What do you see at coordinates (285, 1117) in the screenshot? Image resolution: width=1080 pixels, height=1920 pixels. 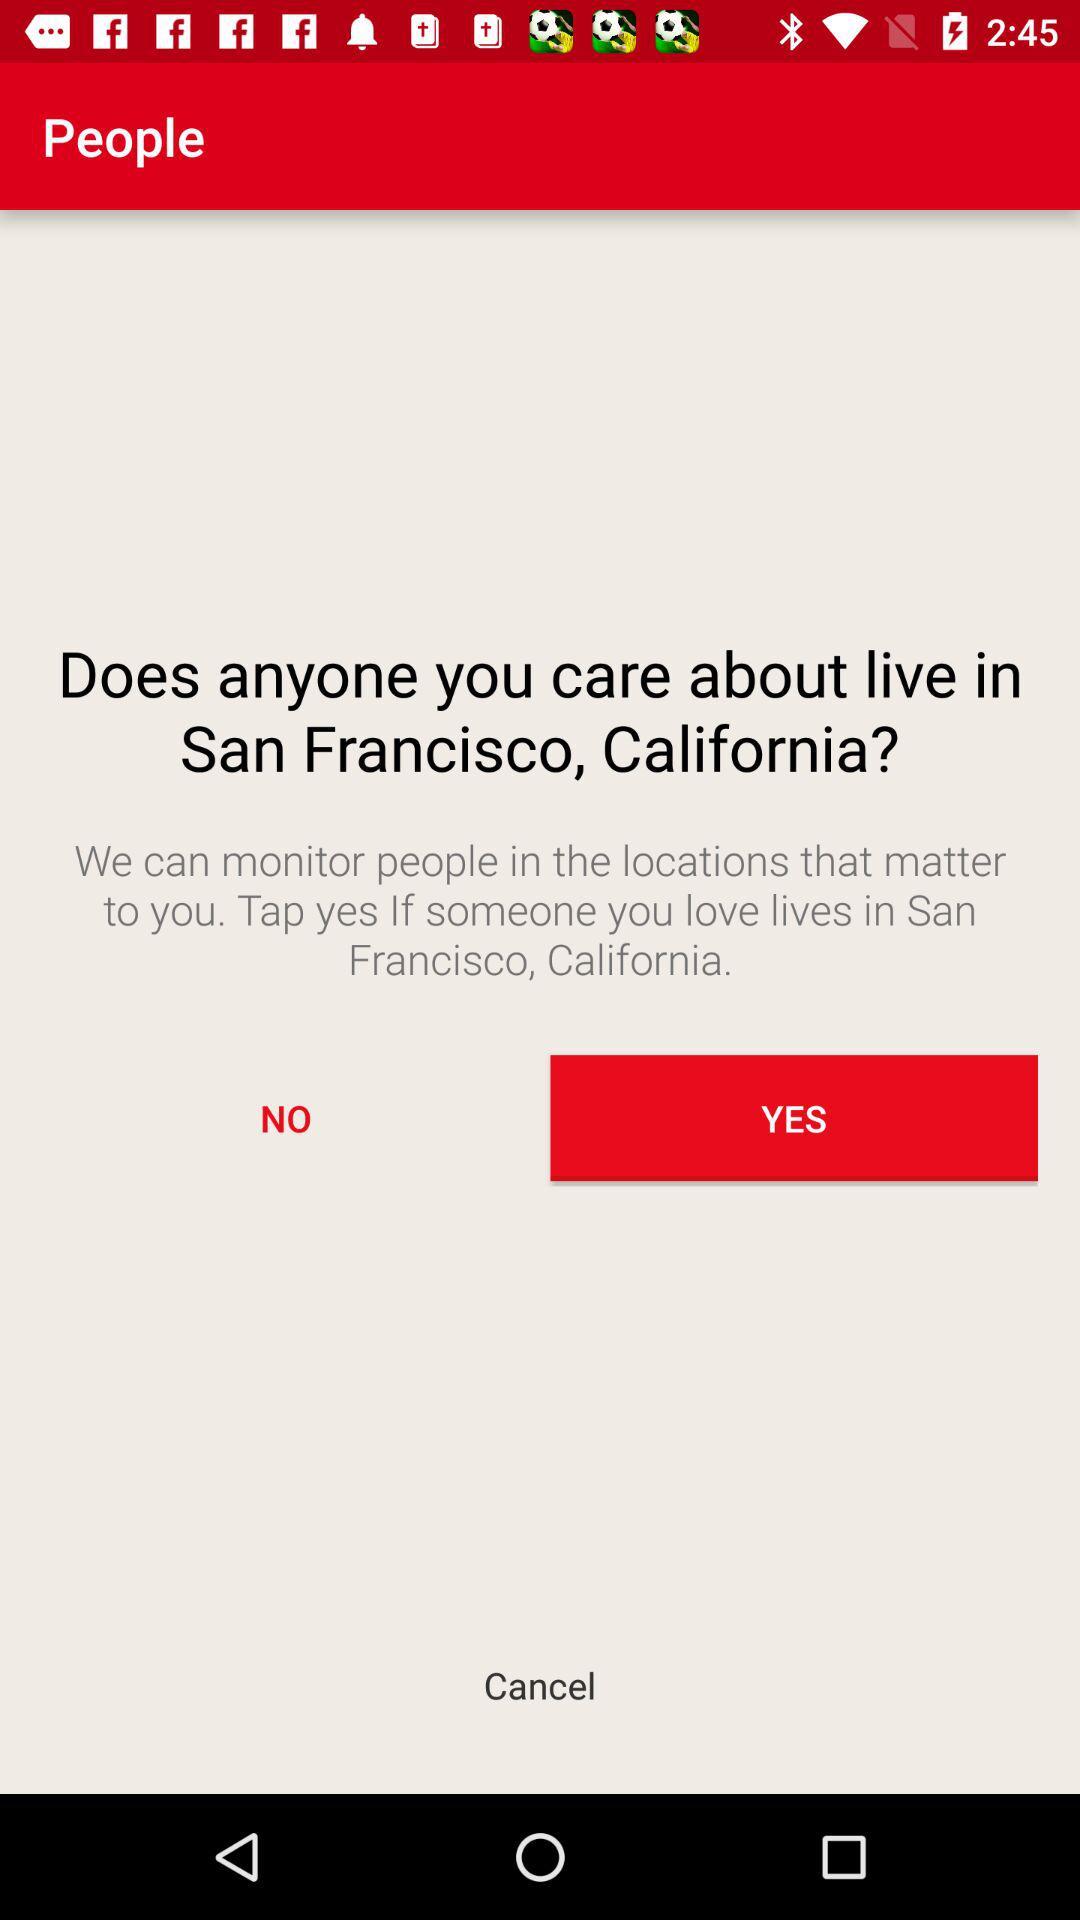 I see `item above cancel` at bounding box center [285, 1117].